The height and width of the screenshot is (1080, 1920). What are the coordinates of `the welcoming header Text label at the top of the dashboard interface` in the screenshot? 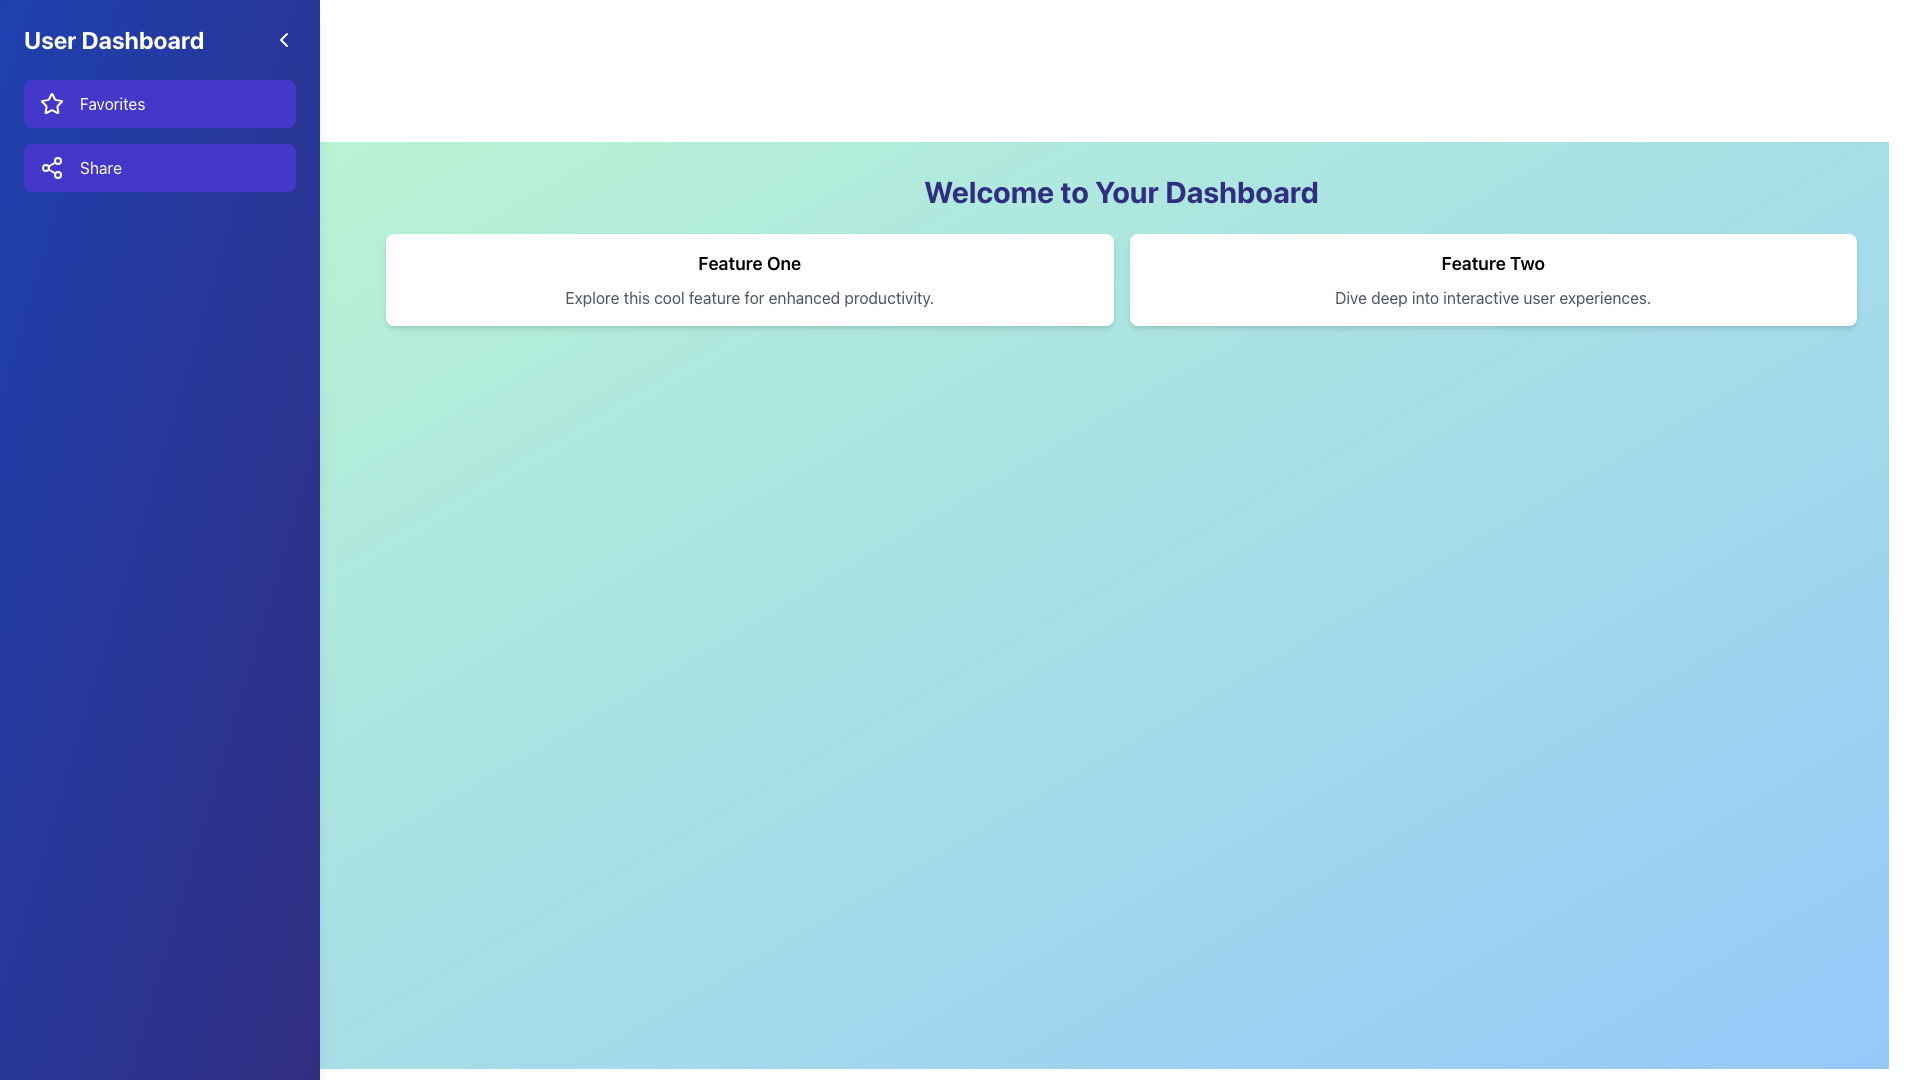 It's located at (1121, 192).